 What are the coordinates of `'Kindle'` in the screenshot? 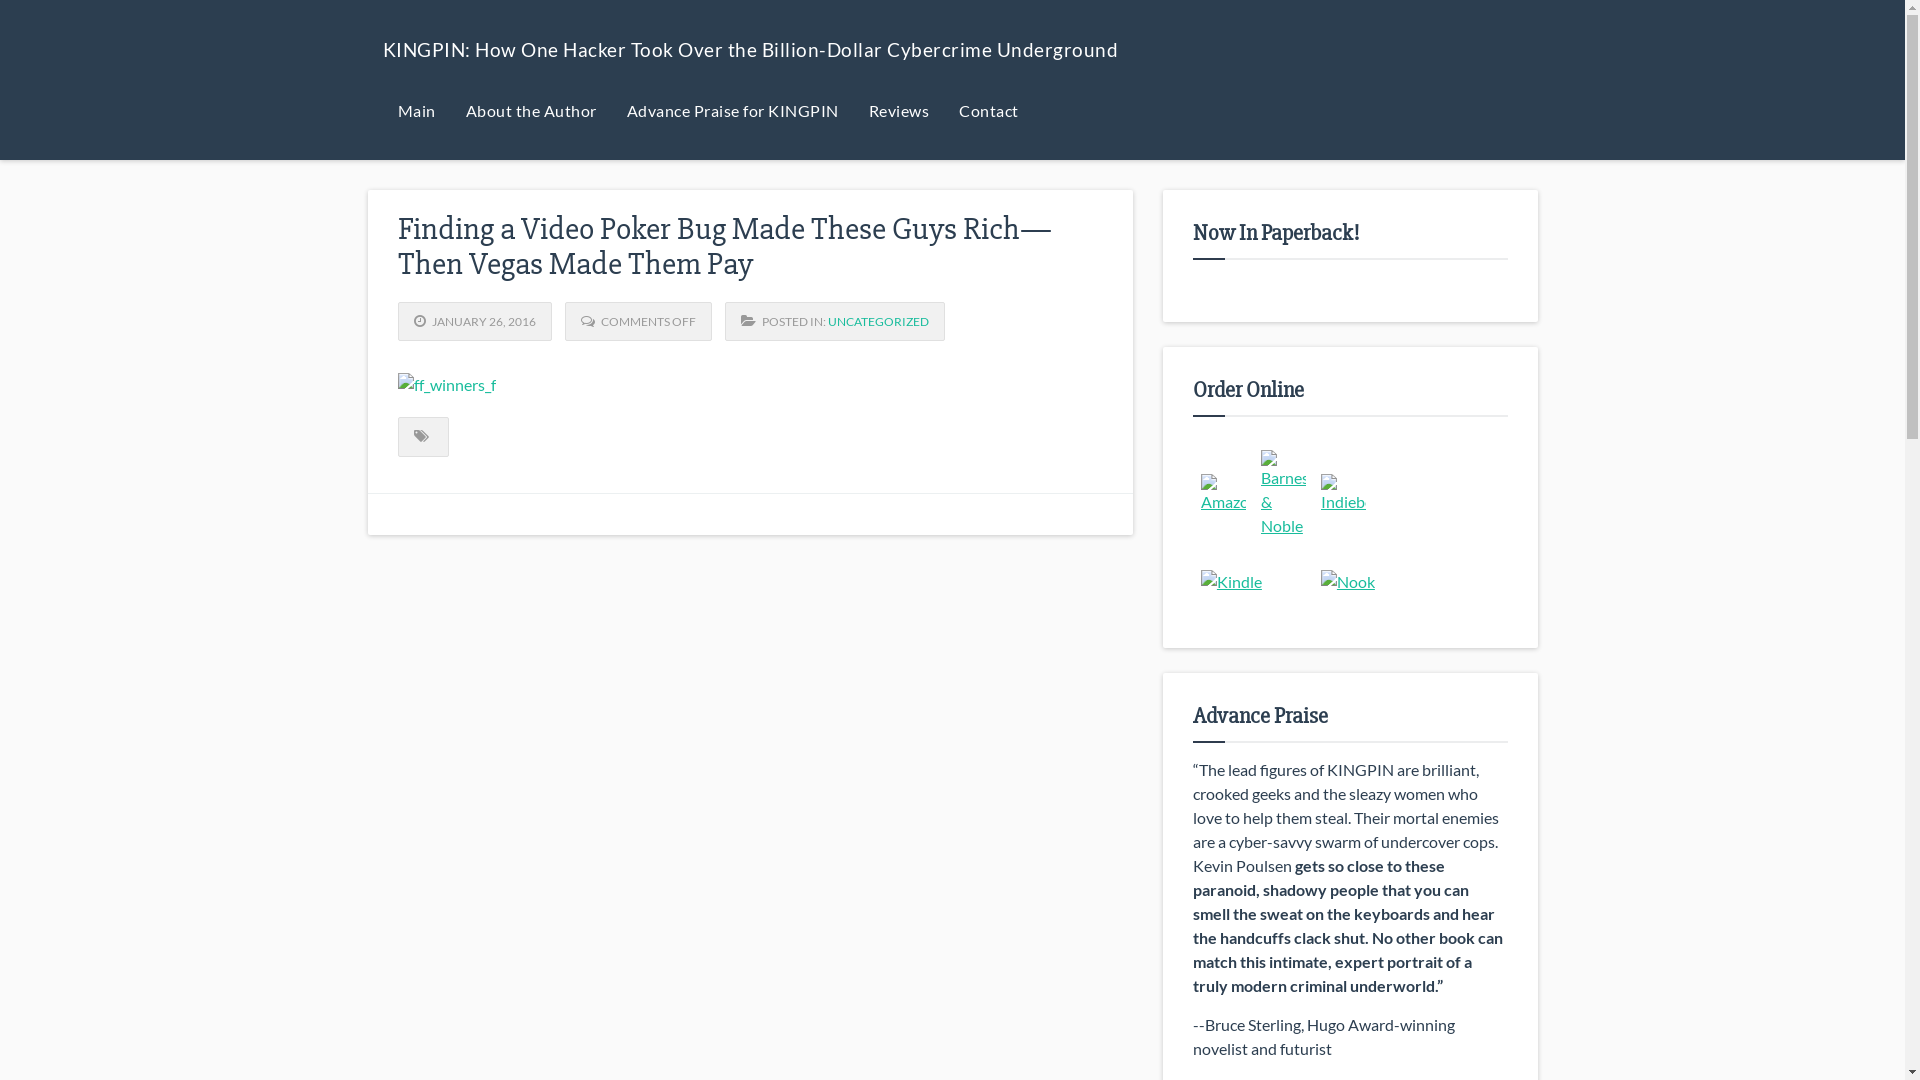 It's located at (1230, 582).